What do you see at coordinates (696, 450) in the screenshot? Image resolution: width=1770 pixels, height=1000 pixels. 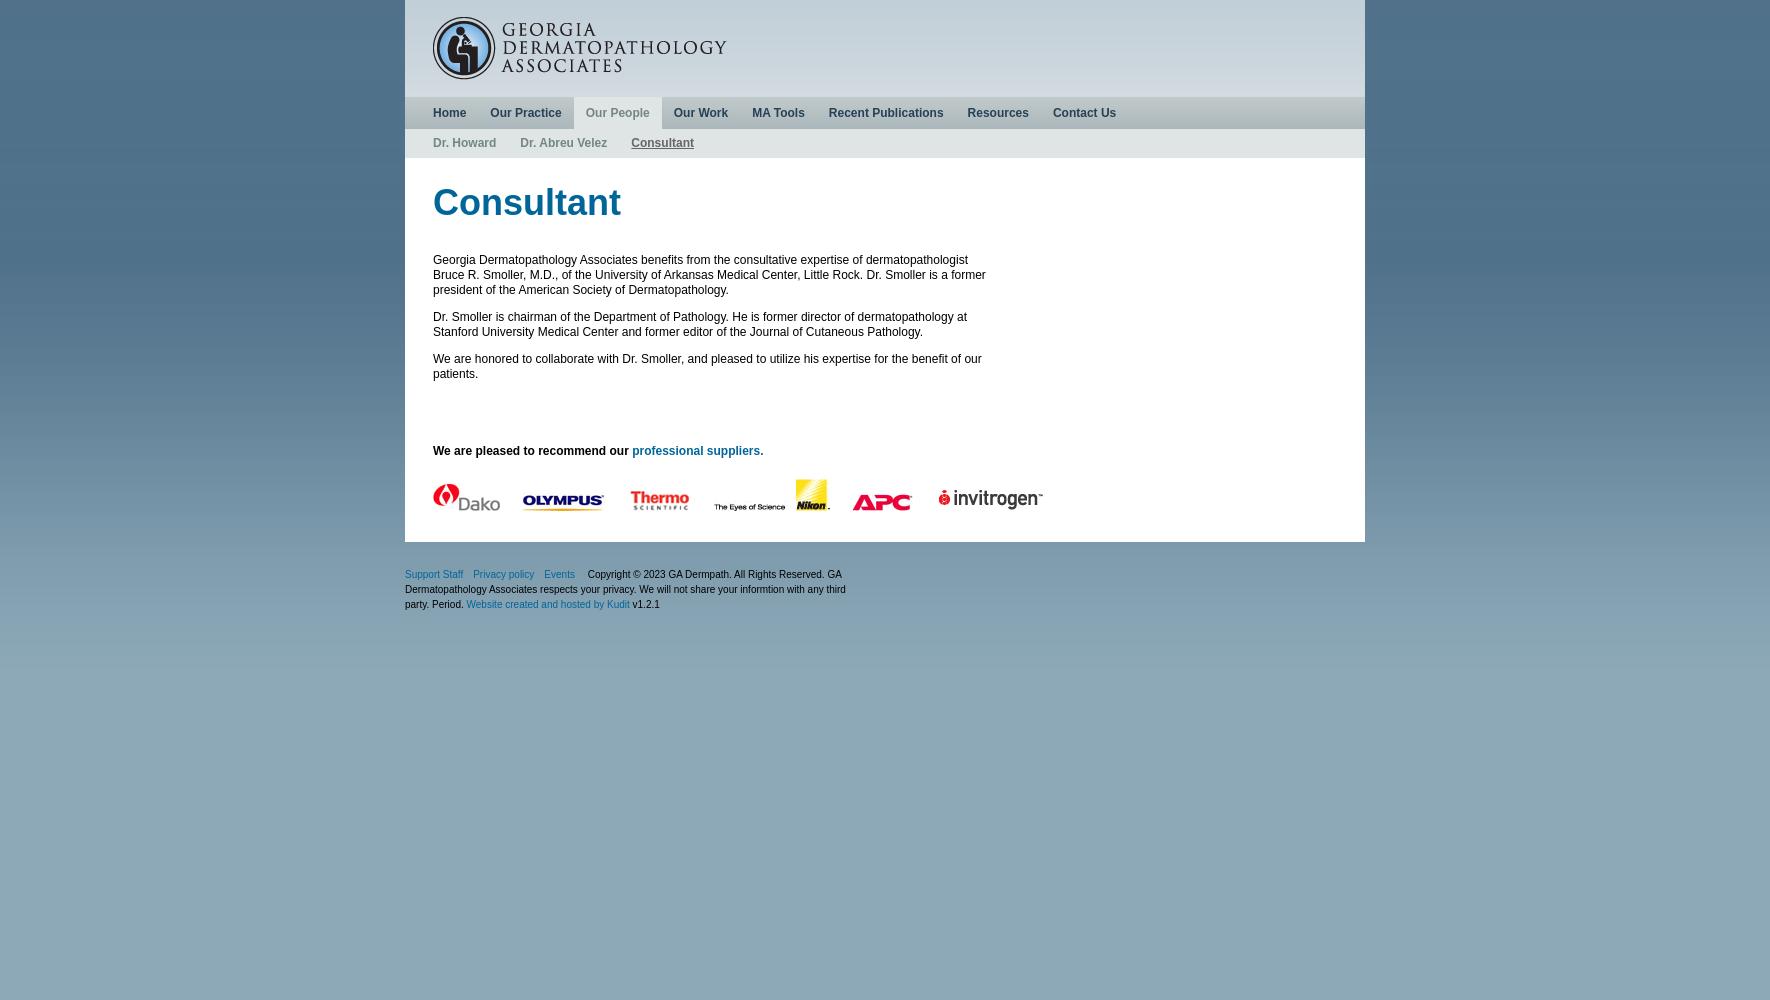 I see `'professional suppliers.'` at bounding box center [696, 450].